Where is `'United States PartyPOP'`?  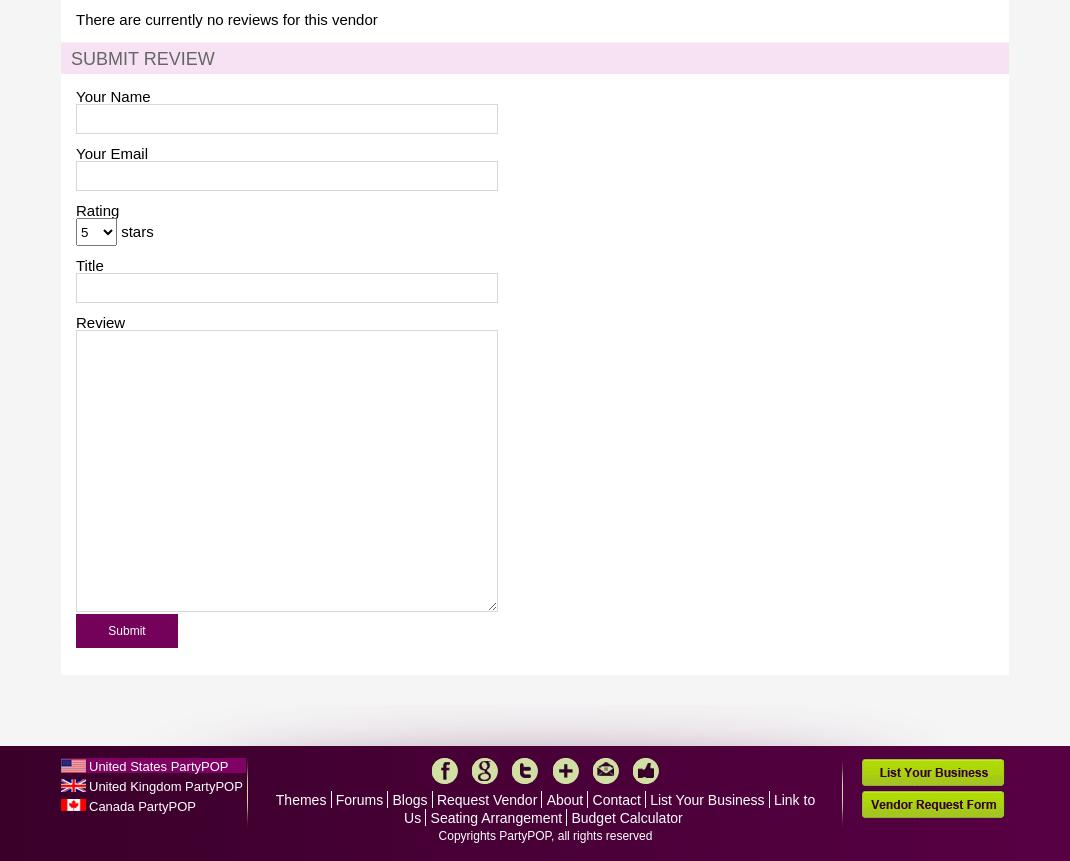
'United States PartyPOP' is located at coordinates (88, 766).